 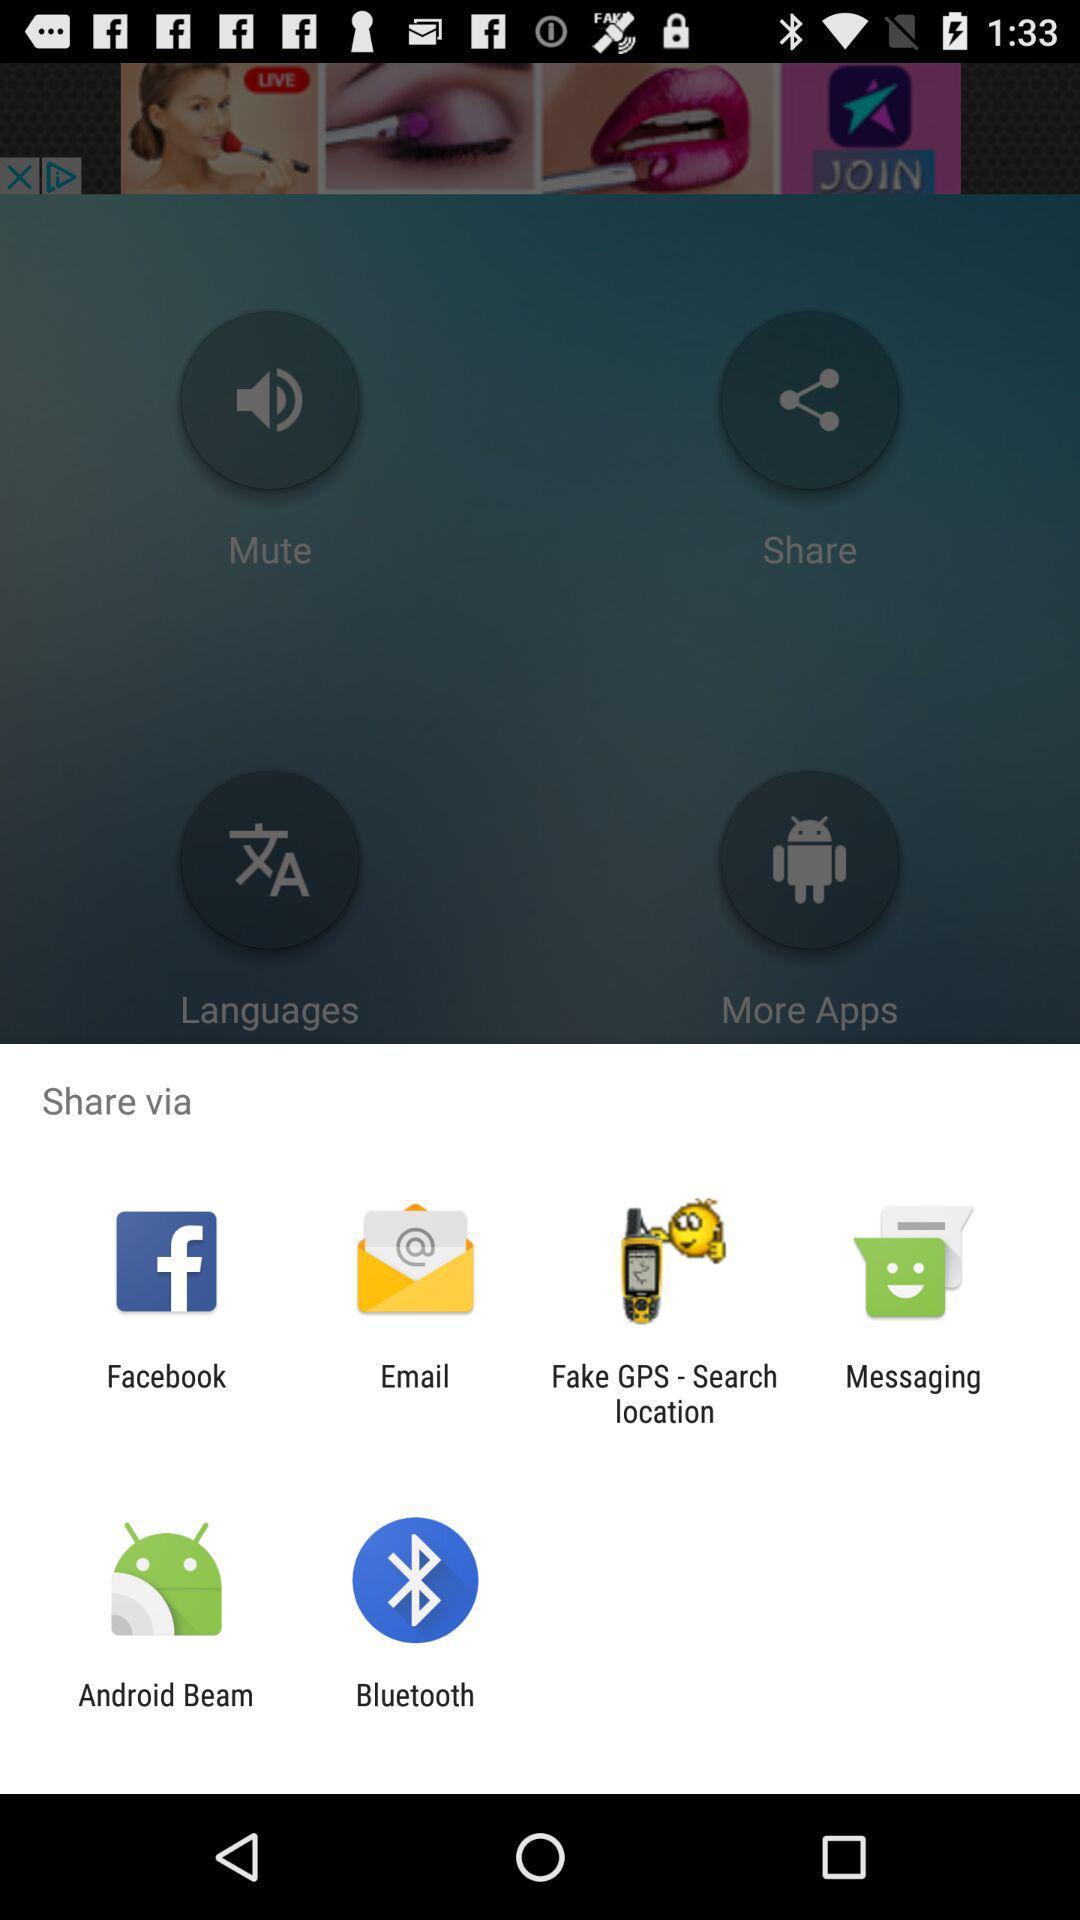 I want to click on icon to the left of email app, so click(x=165, y=1392).